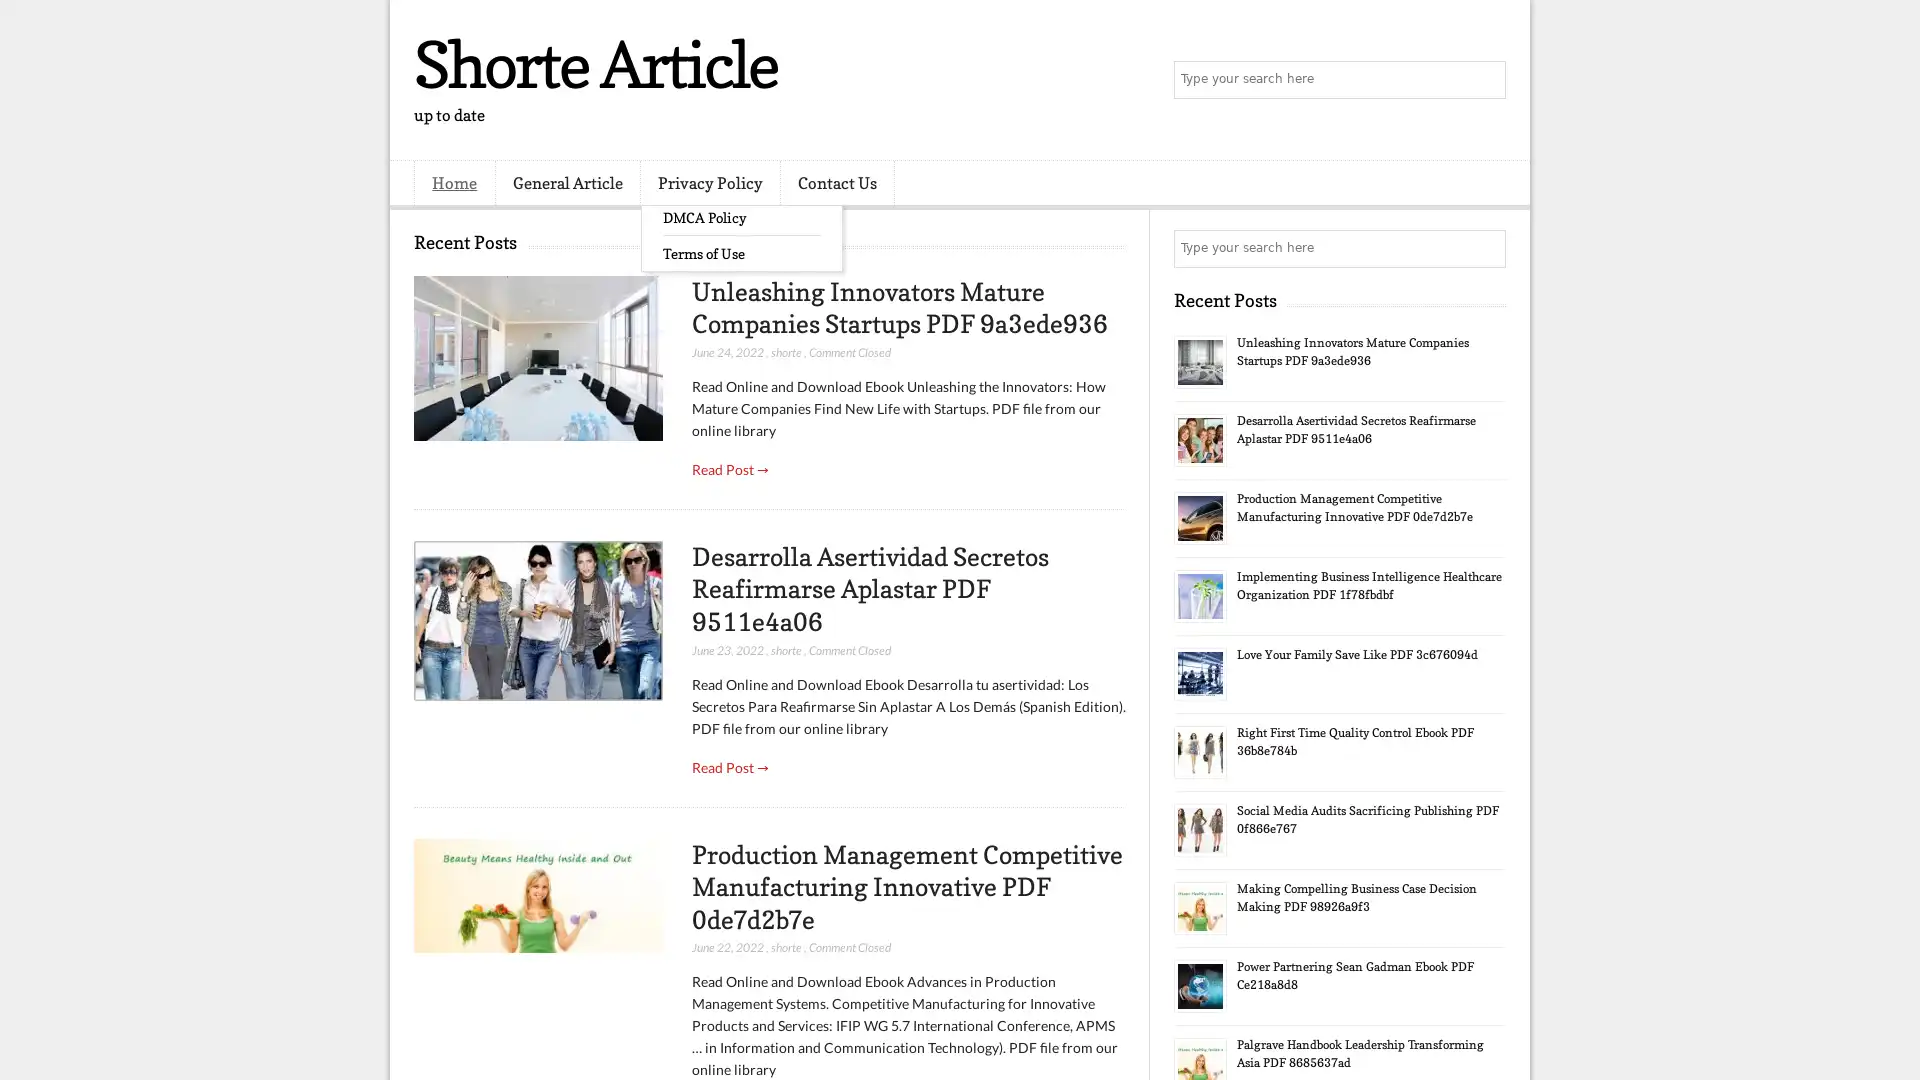  What do you see at coordinates (1485, 248) in the screenshot?
I see `Search` at bounding box center [1485, 248].